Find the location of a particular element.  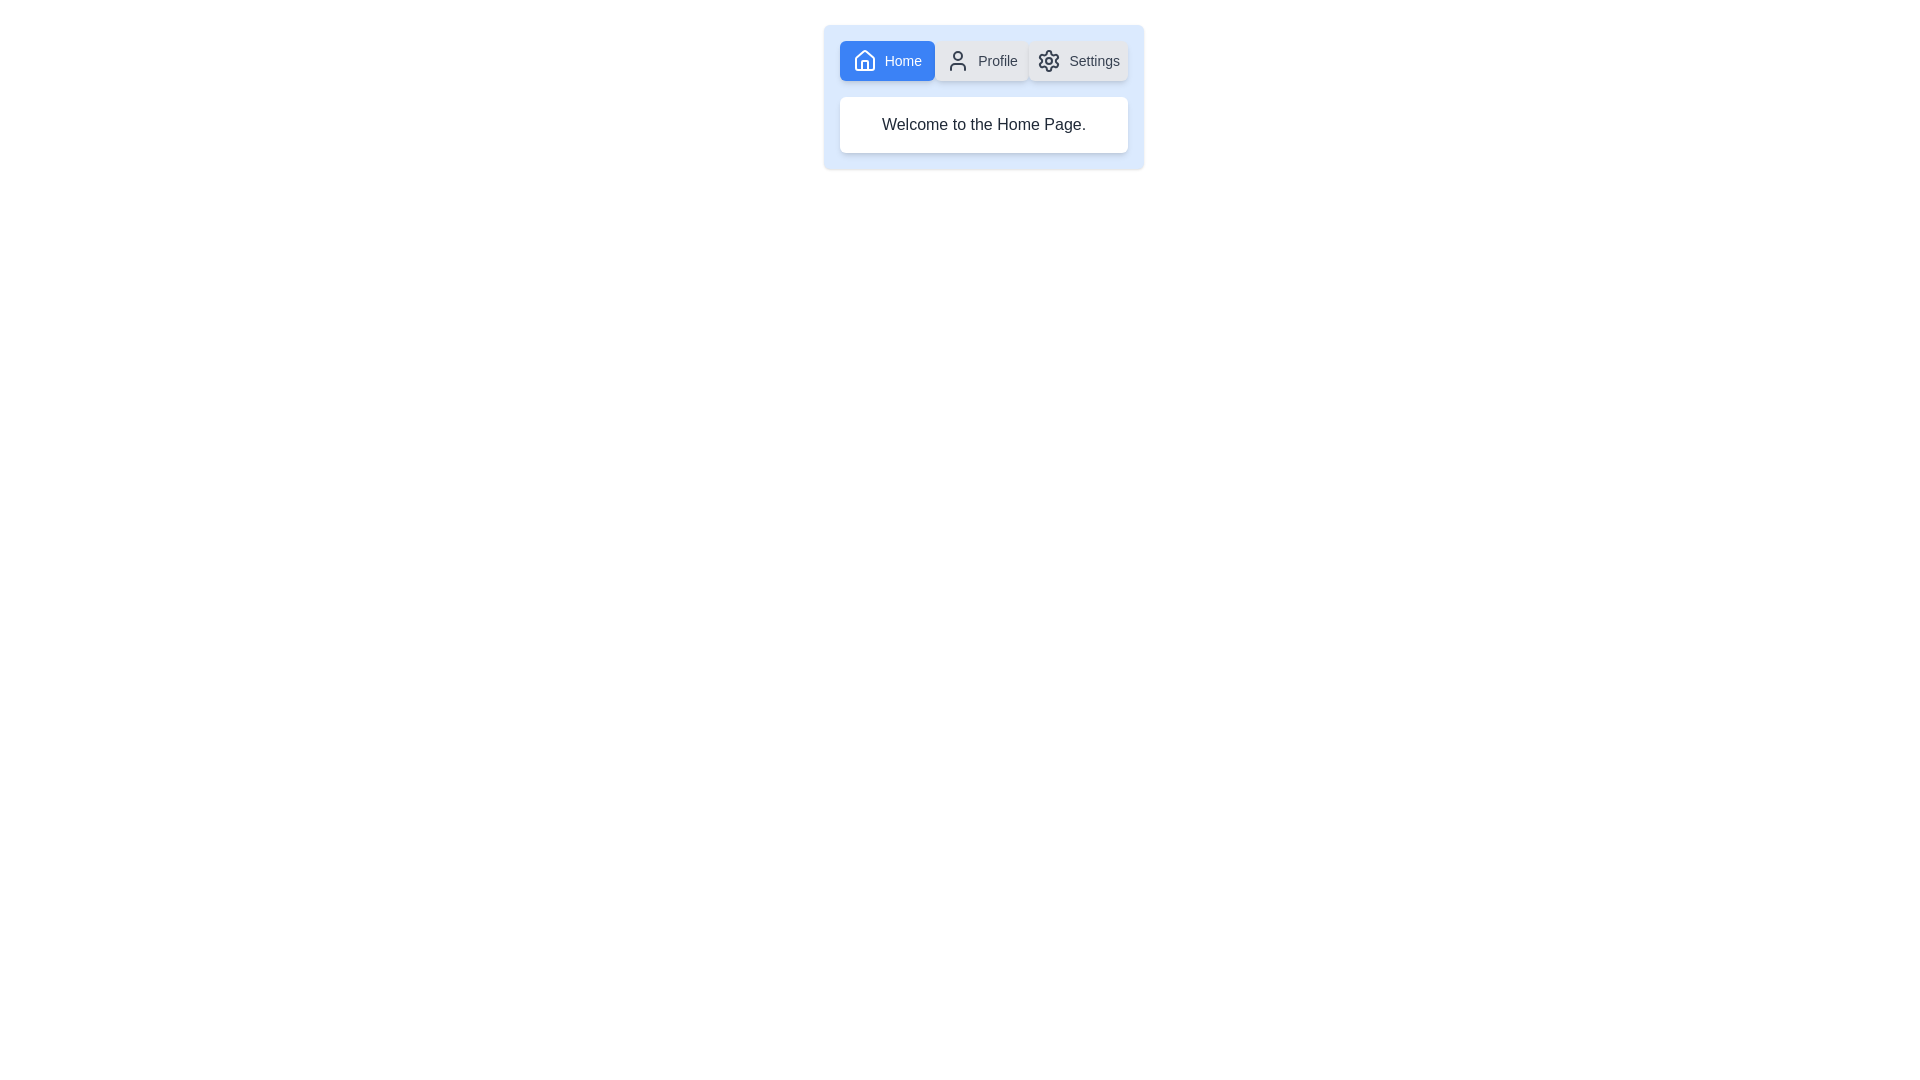

the cogwheel icon located to the left of the 'Settings' text on the button labeled 'Settings' is located at coordinates (1048, 60).